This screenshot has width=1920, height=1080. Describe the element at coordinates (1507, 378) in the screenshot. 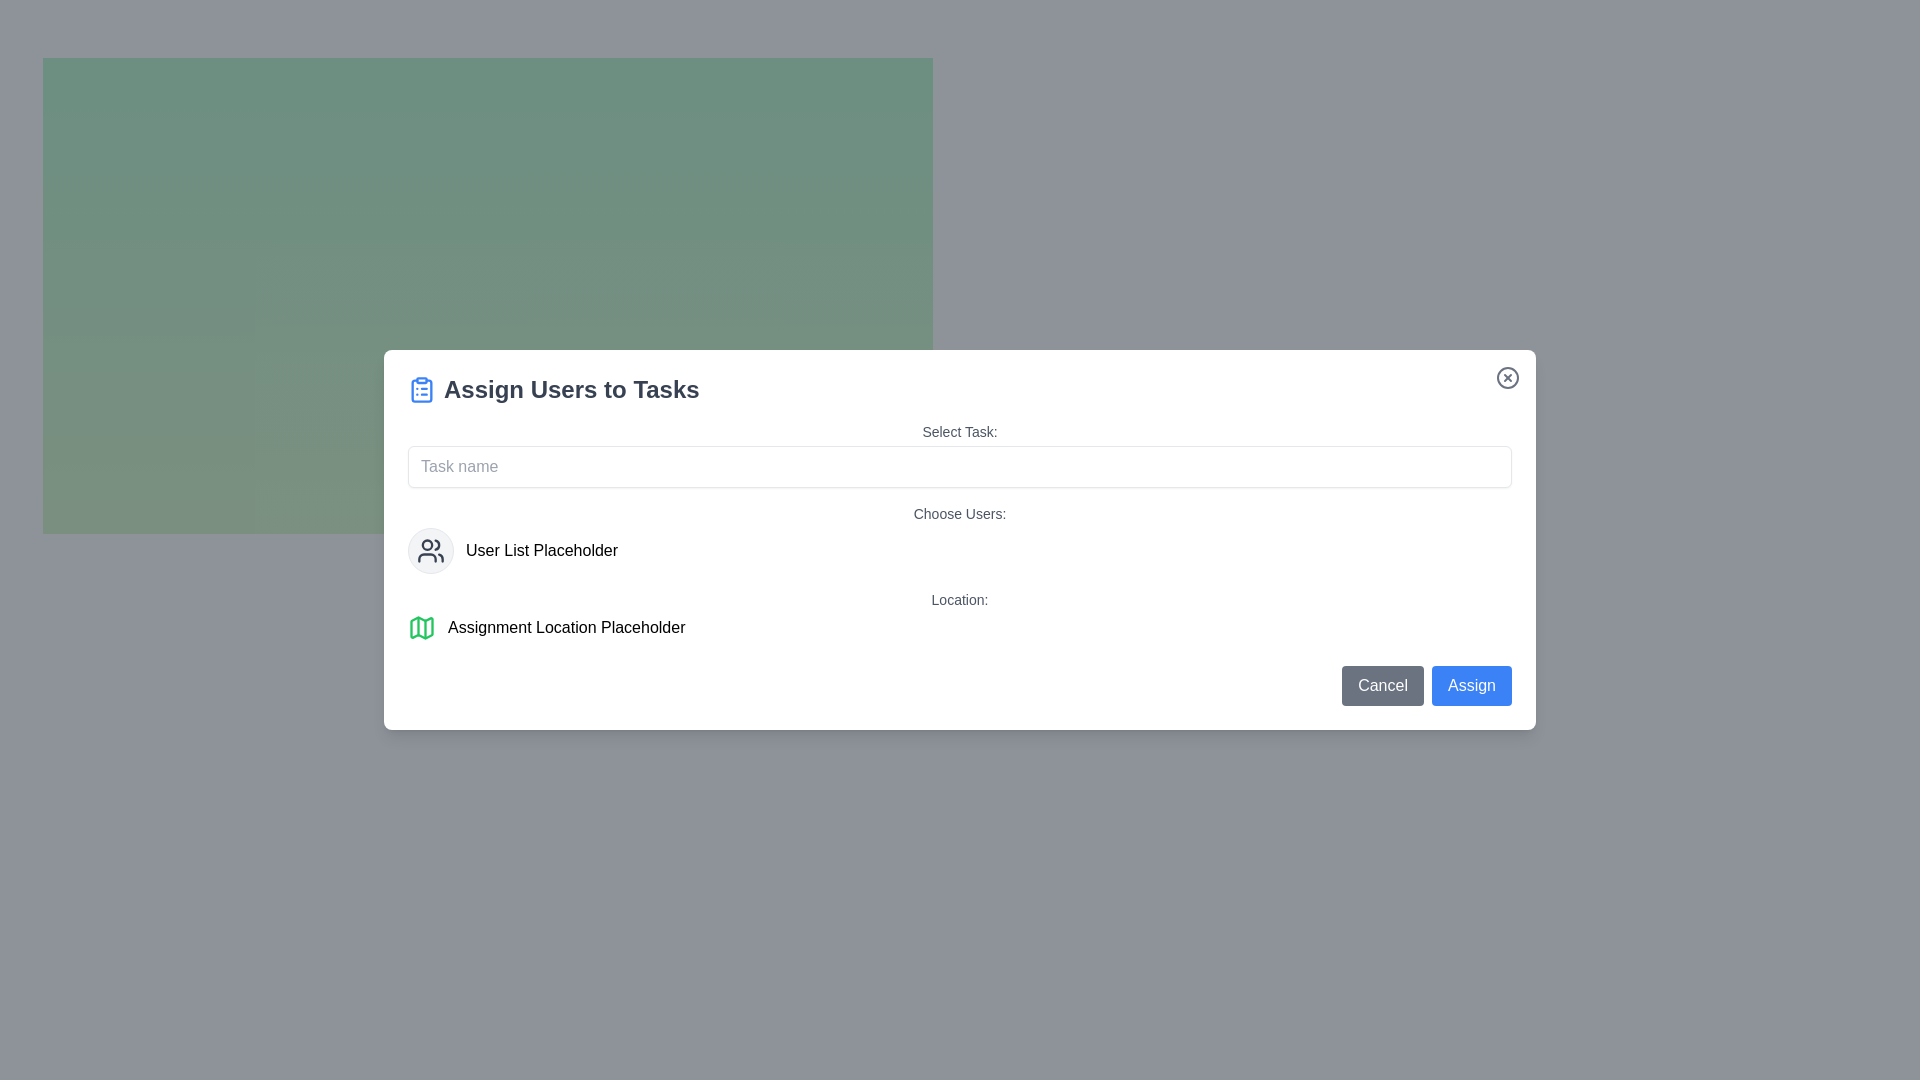

I see `the close button (Icon Button) located in the top-right corner of the dialog` at that location.